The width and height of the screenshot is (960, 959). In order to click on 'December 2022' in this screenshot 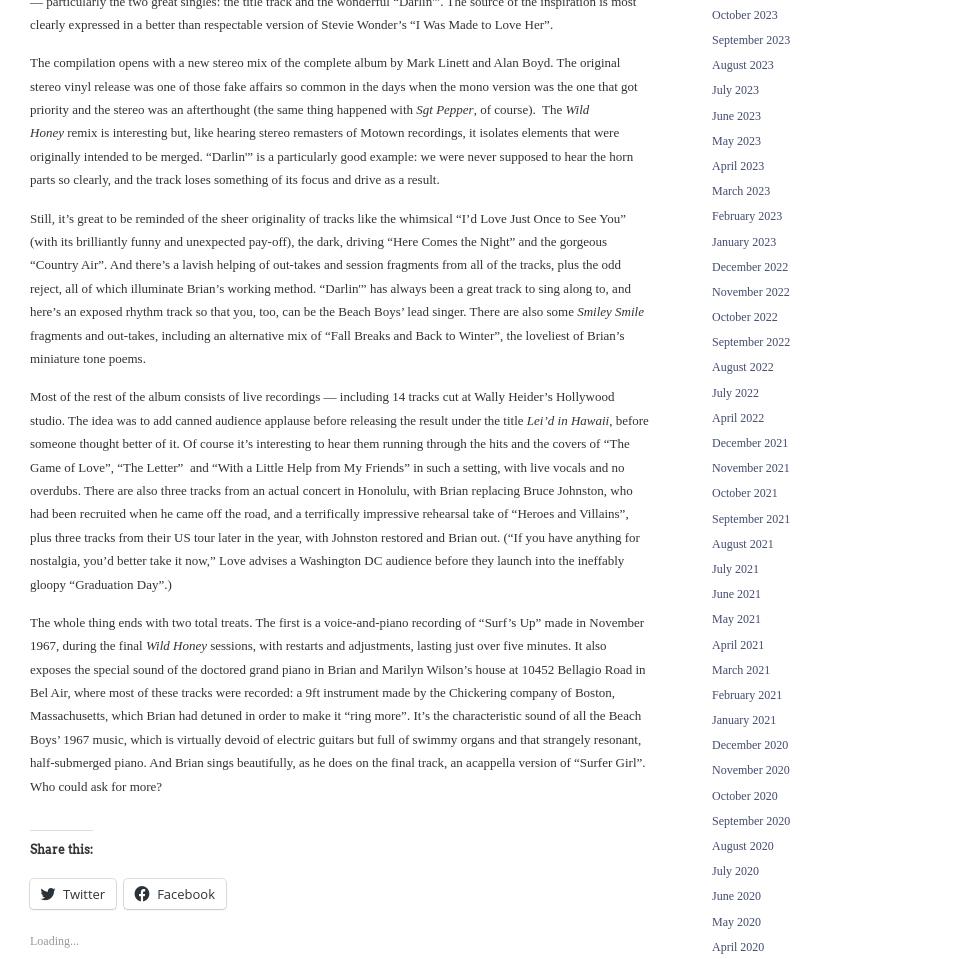, I will do `click(712, 266)`.